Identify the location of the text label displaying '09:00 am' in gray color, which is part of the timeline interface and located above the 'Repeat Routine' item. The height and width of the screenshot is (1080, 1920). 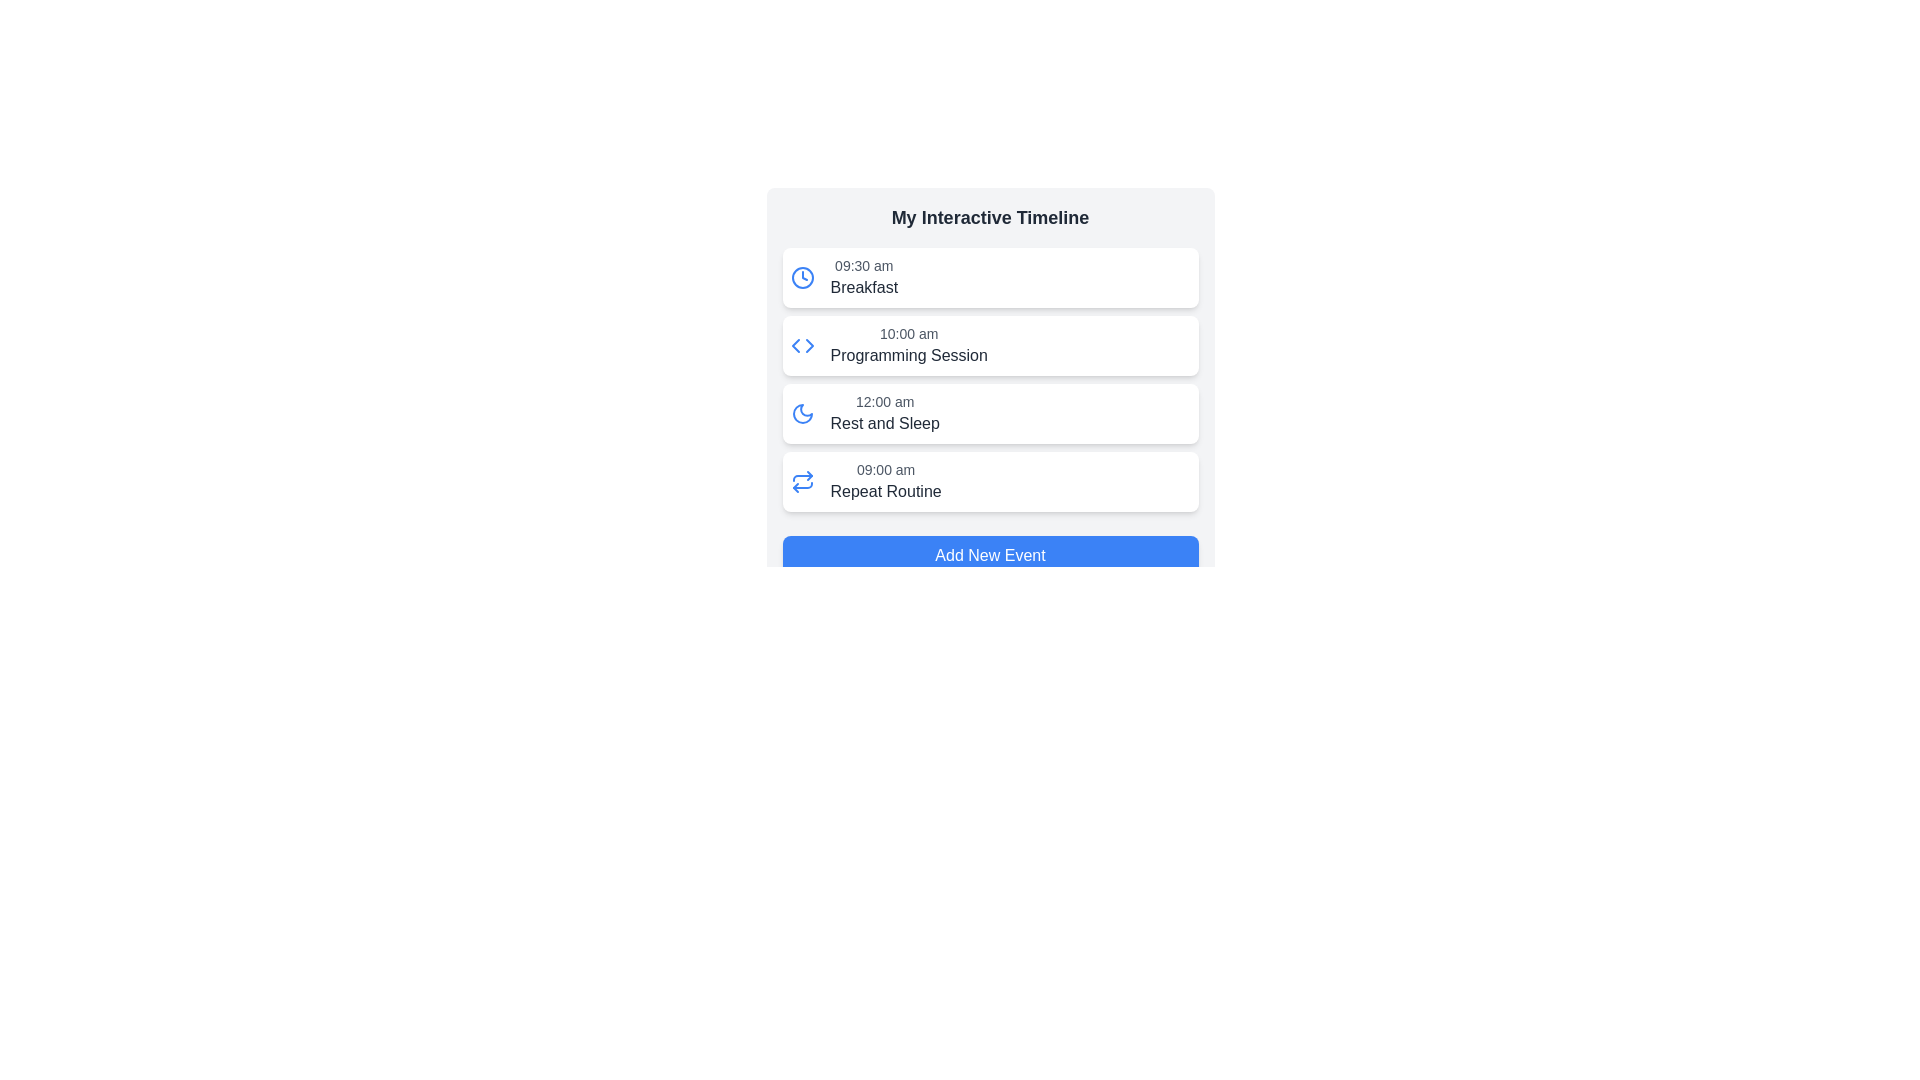
(885, 470).